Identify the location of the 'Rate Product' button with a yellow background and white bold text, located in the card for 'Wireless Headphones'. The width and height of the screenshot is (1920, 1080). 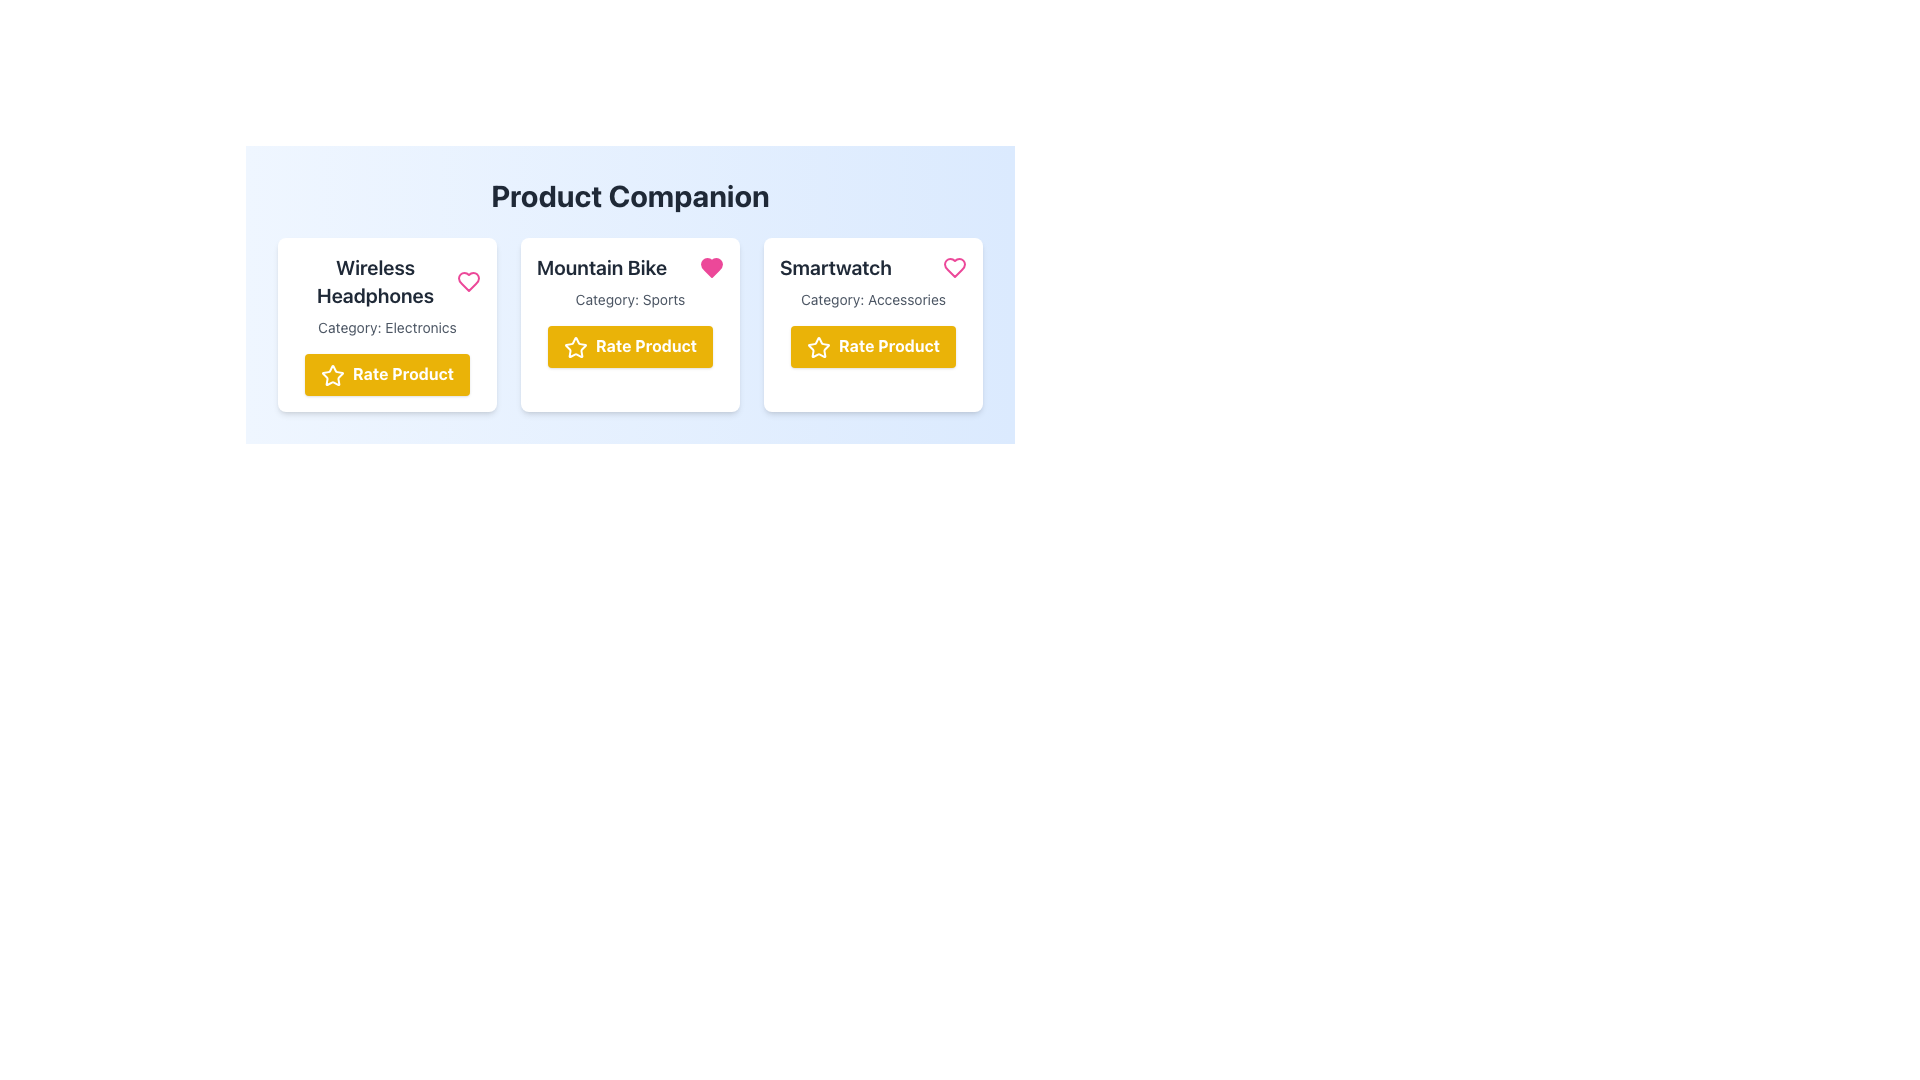
(387, 374).